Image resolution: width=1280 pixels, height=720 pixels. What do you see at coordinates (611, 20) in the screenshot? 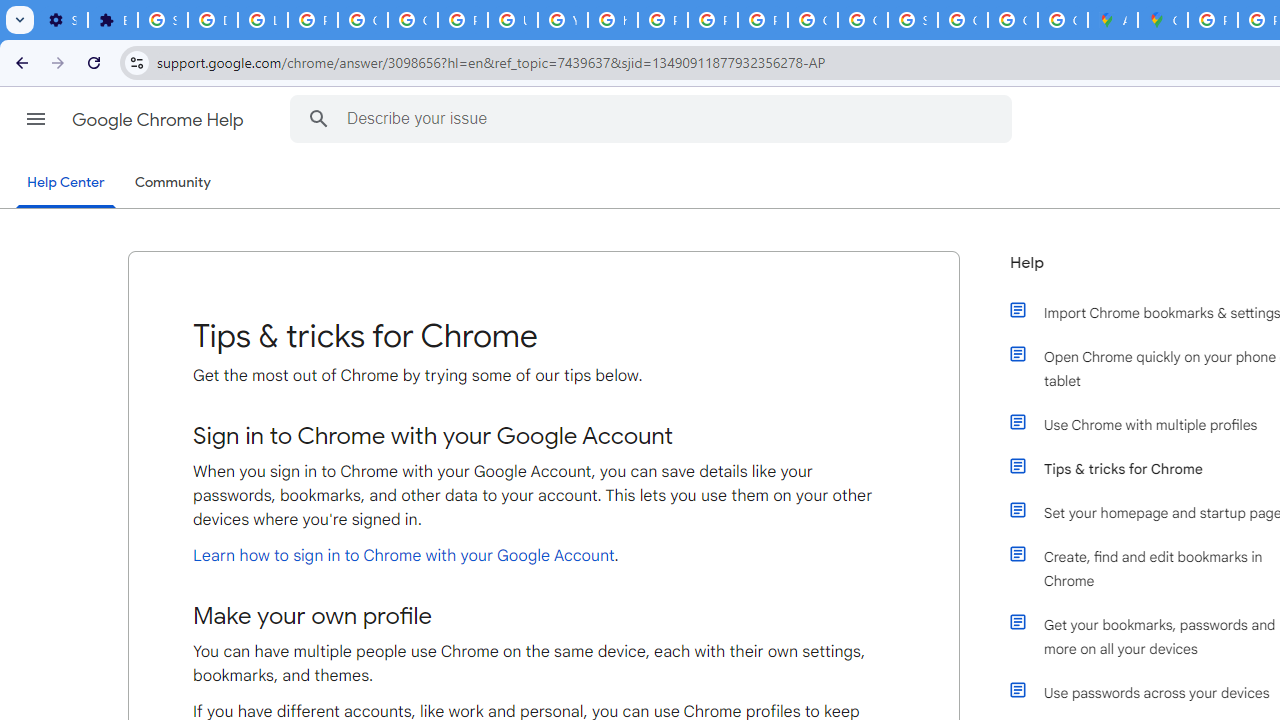
I see `'https://scholar.google.com/'` at bounding box center [611, 20].